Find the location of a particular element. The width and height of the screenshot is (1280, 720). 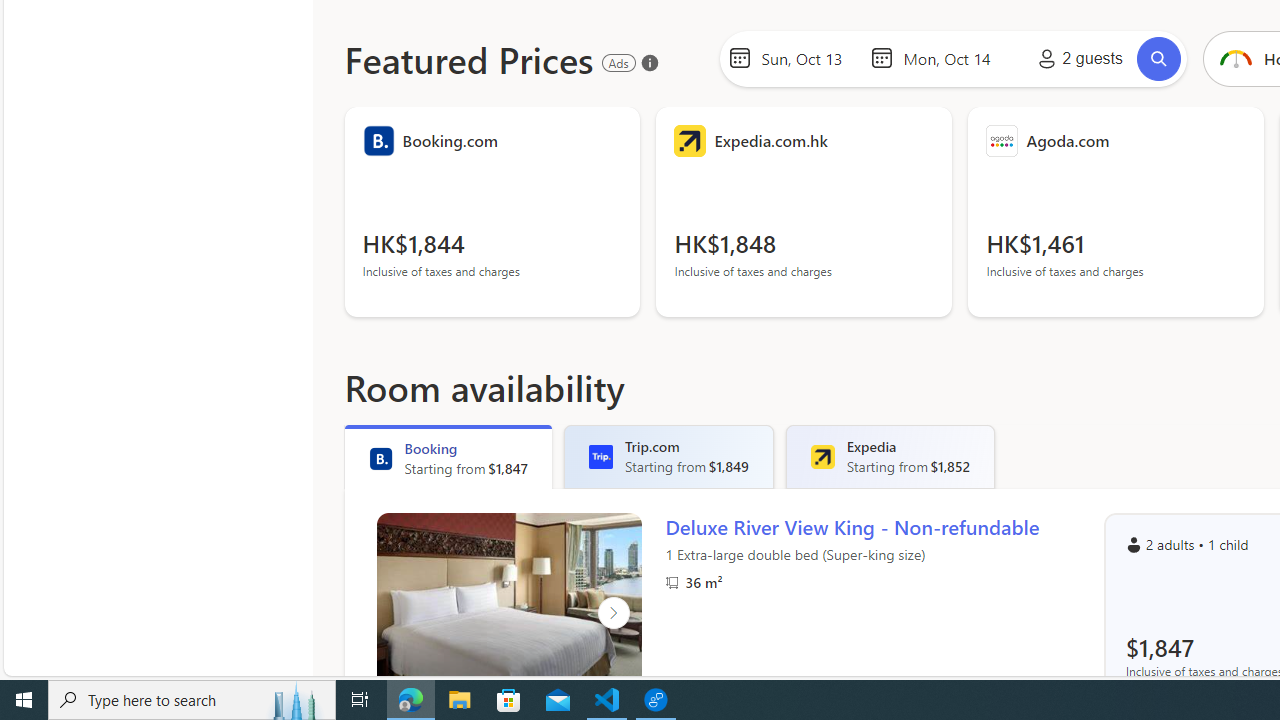

'Vendor Logo' is located at coordinates (1002, 140).